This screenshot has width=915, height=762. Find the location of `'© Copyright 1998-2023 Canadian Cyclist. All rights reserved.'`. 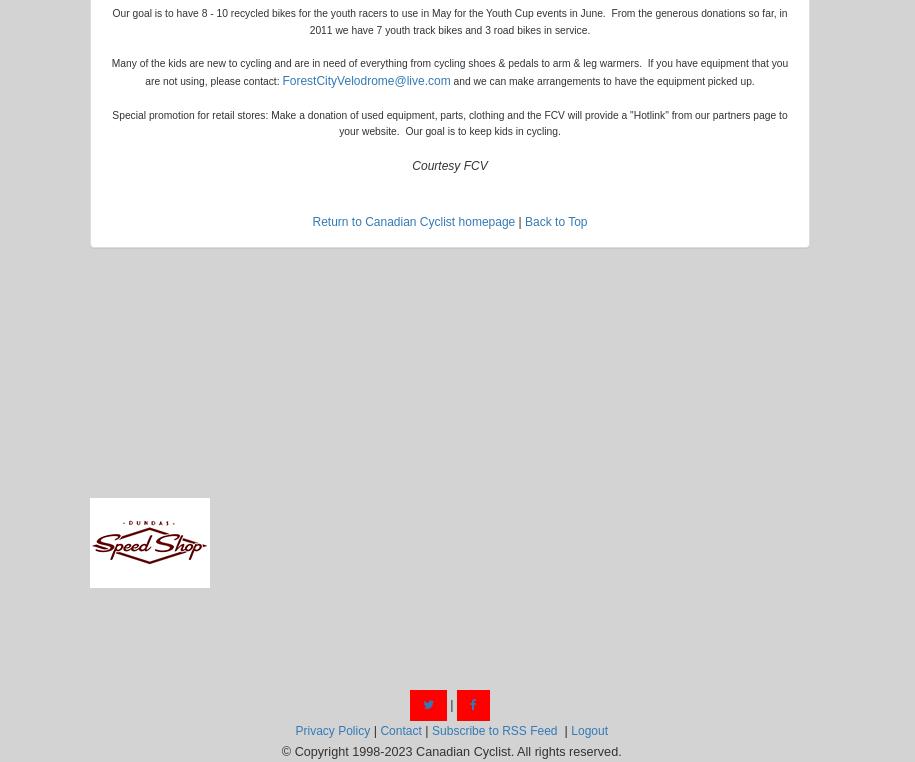

'© Copyright 1998-2023 Canadian Cyclist. All rights reserved.' is located at coordinates (449, 751).